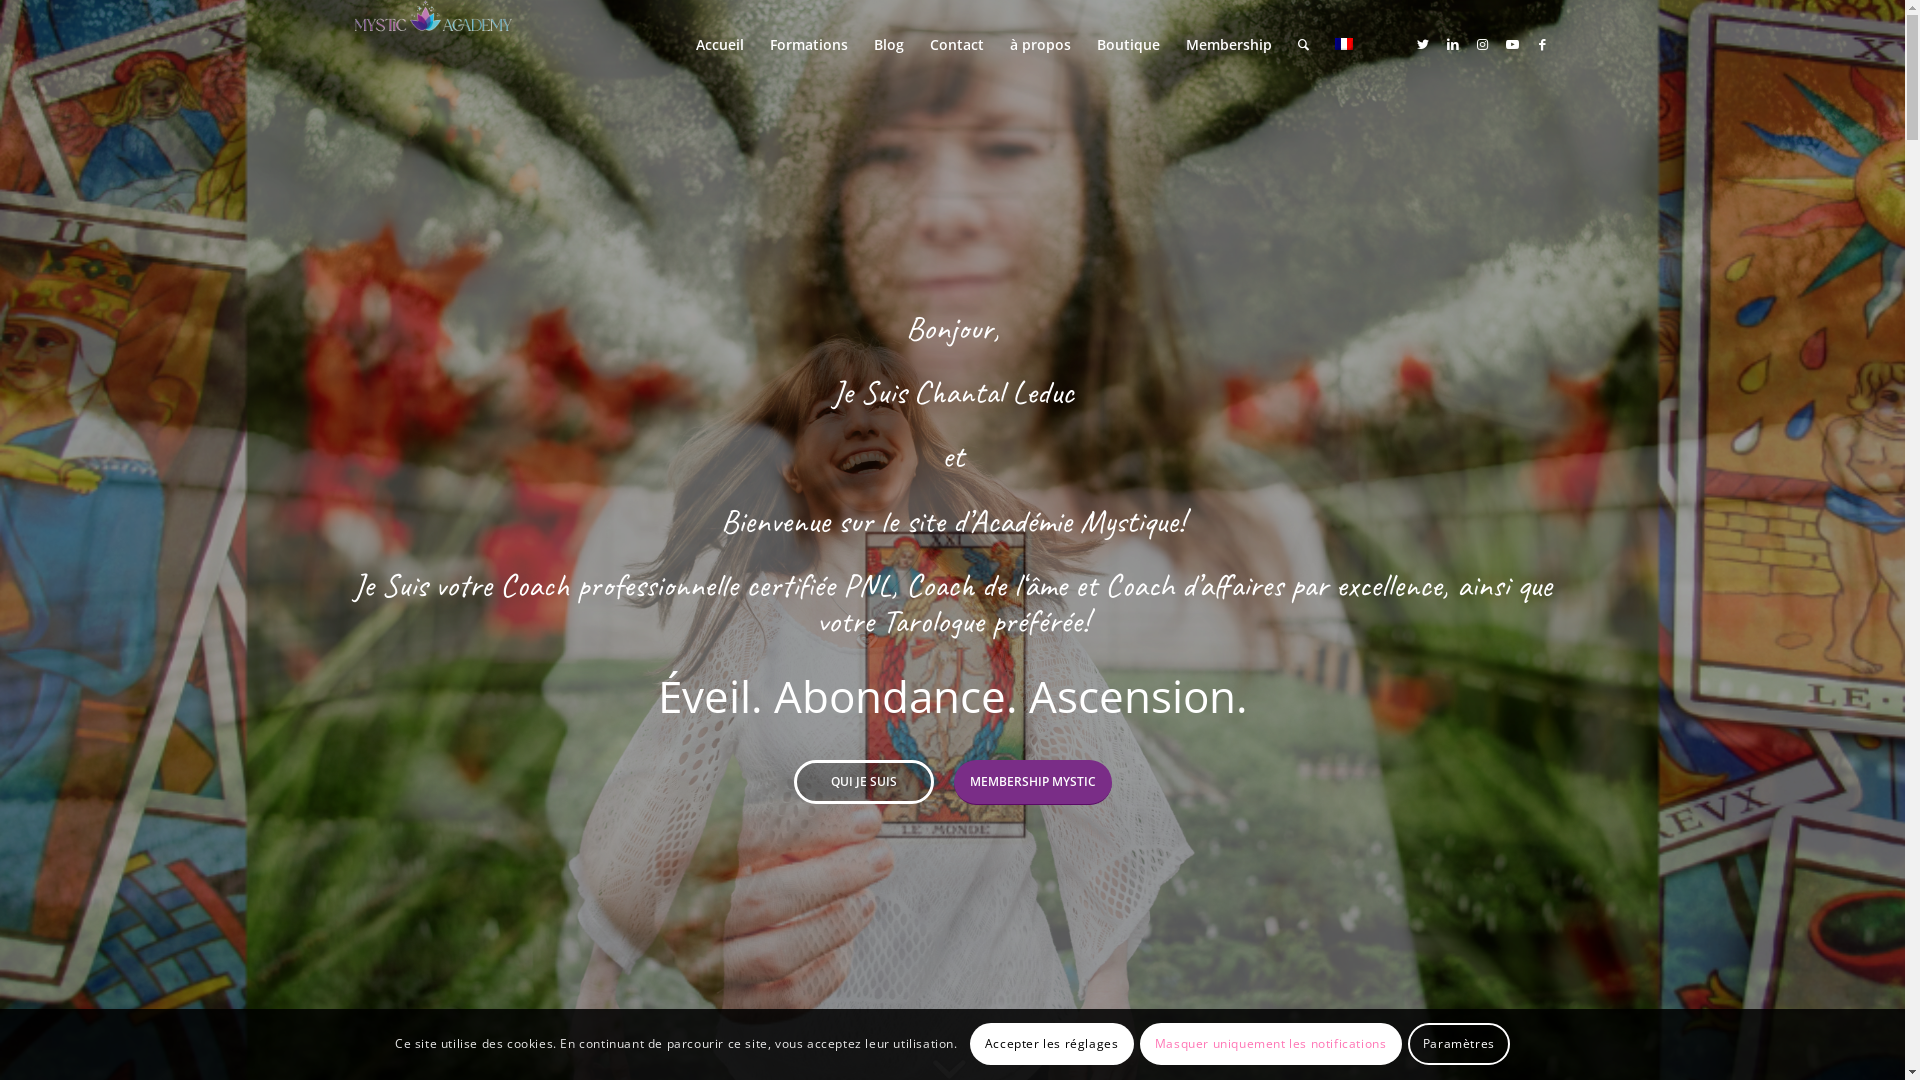  Describe the element at coordinates (1453, 43) in the screenshot. I see `'LinkedIn'` at that location.